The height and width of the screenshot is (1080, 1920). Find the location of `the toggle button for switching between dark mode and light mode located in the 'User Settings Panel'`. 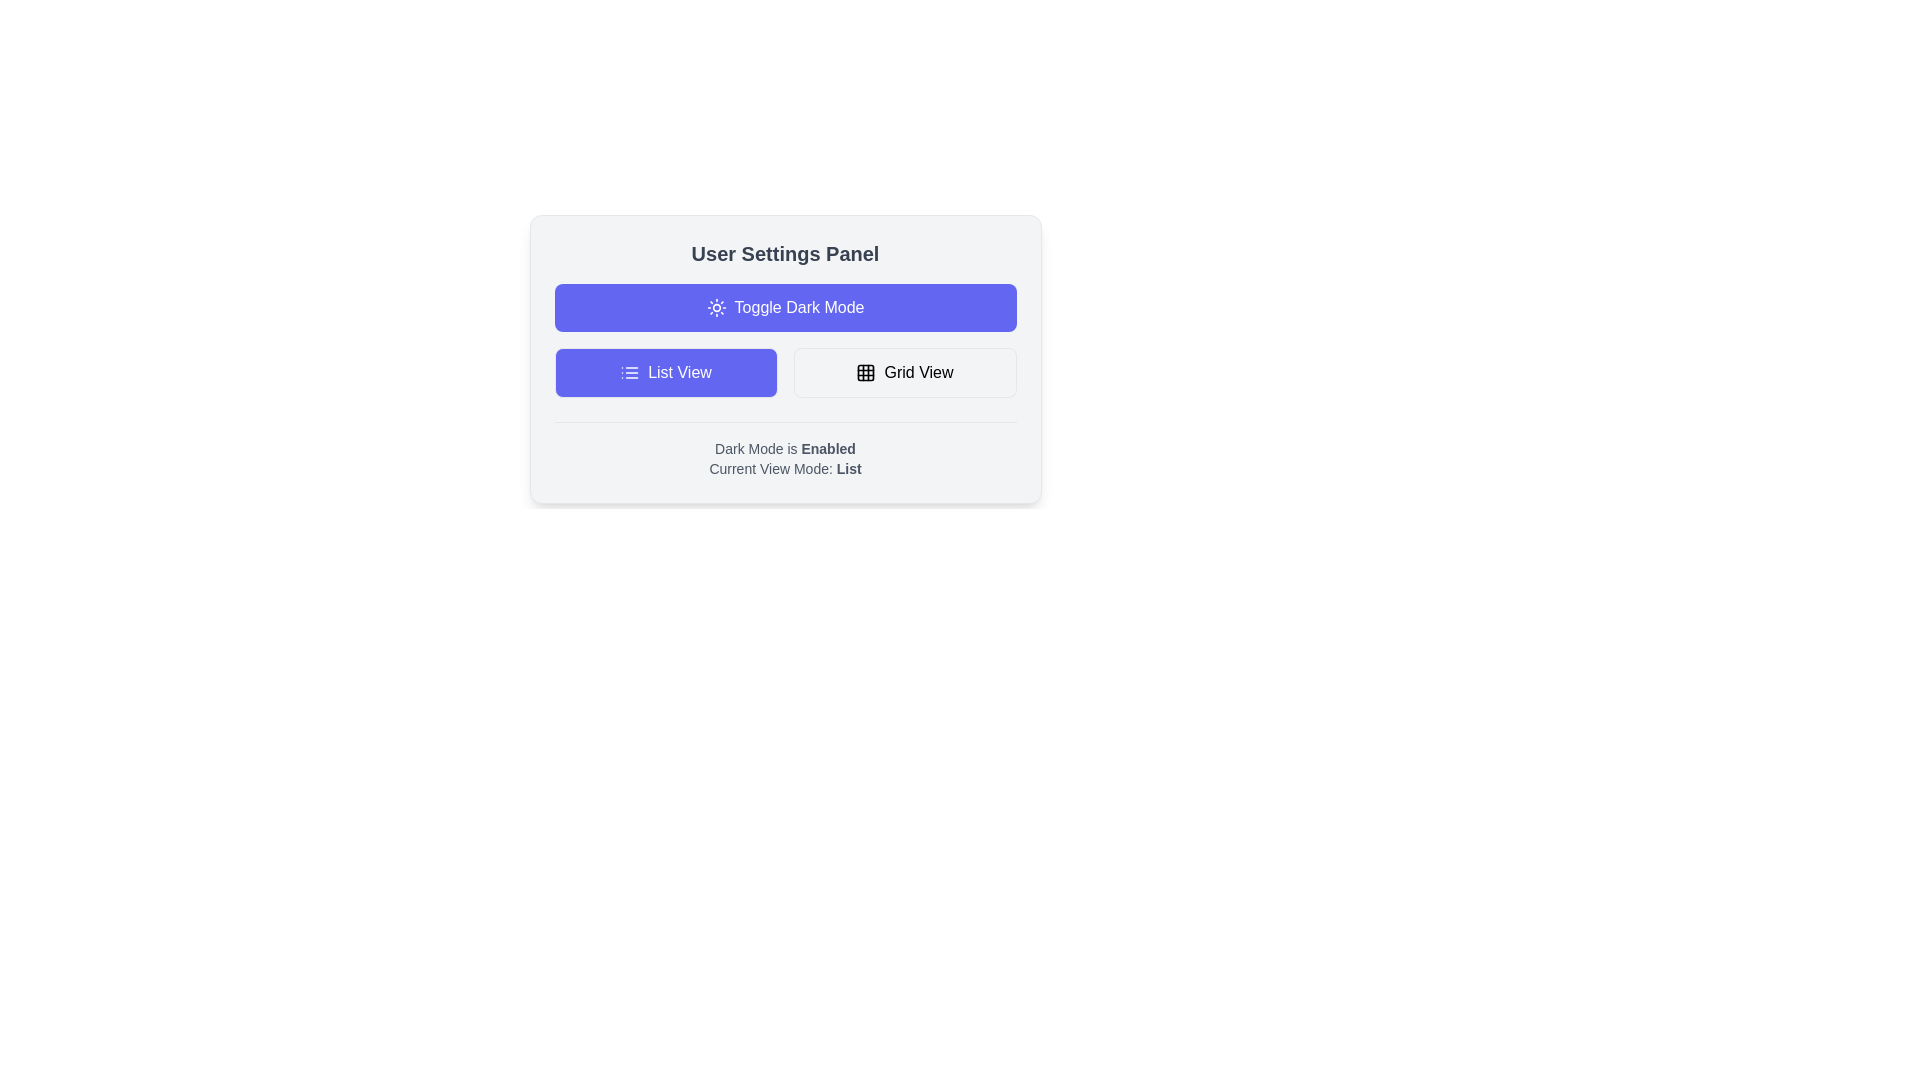

the toggle button for switching between dark mode and light mode located in the 'User Settings Panel' is located at coordinates (784, 308).